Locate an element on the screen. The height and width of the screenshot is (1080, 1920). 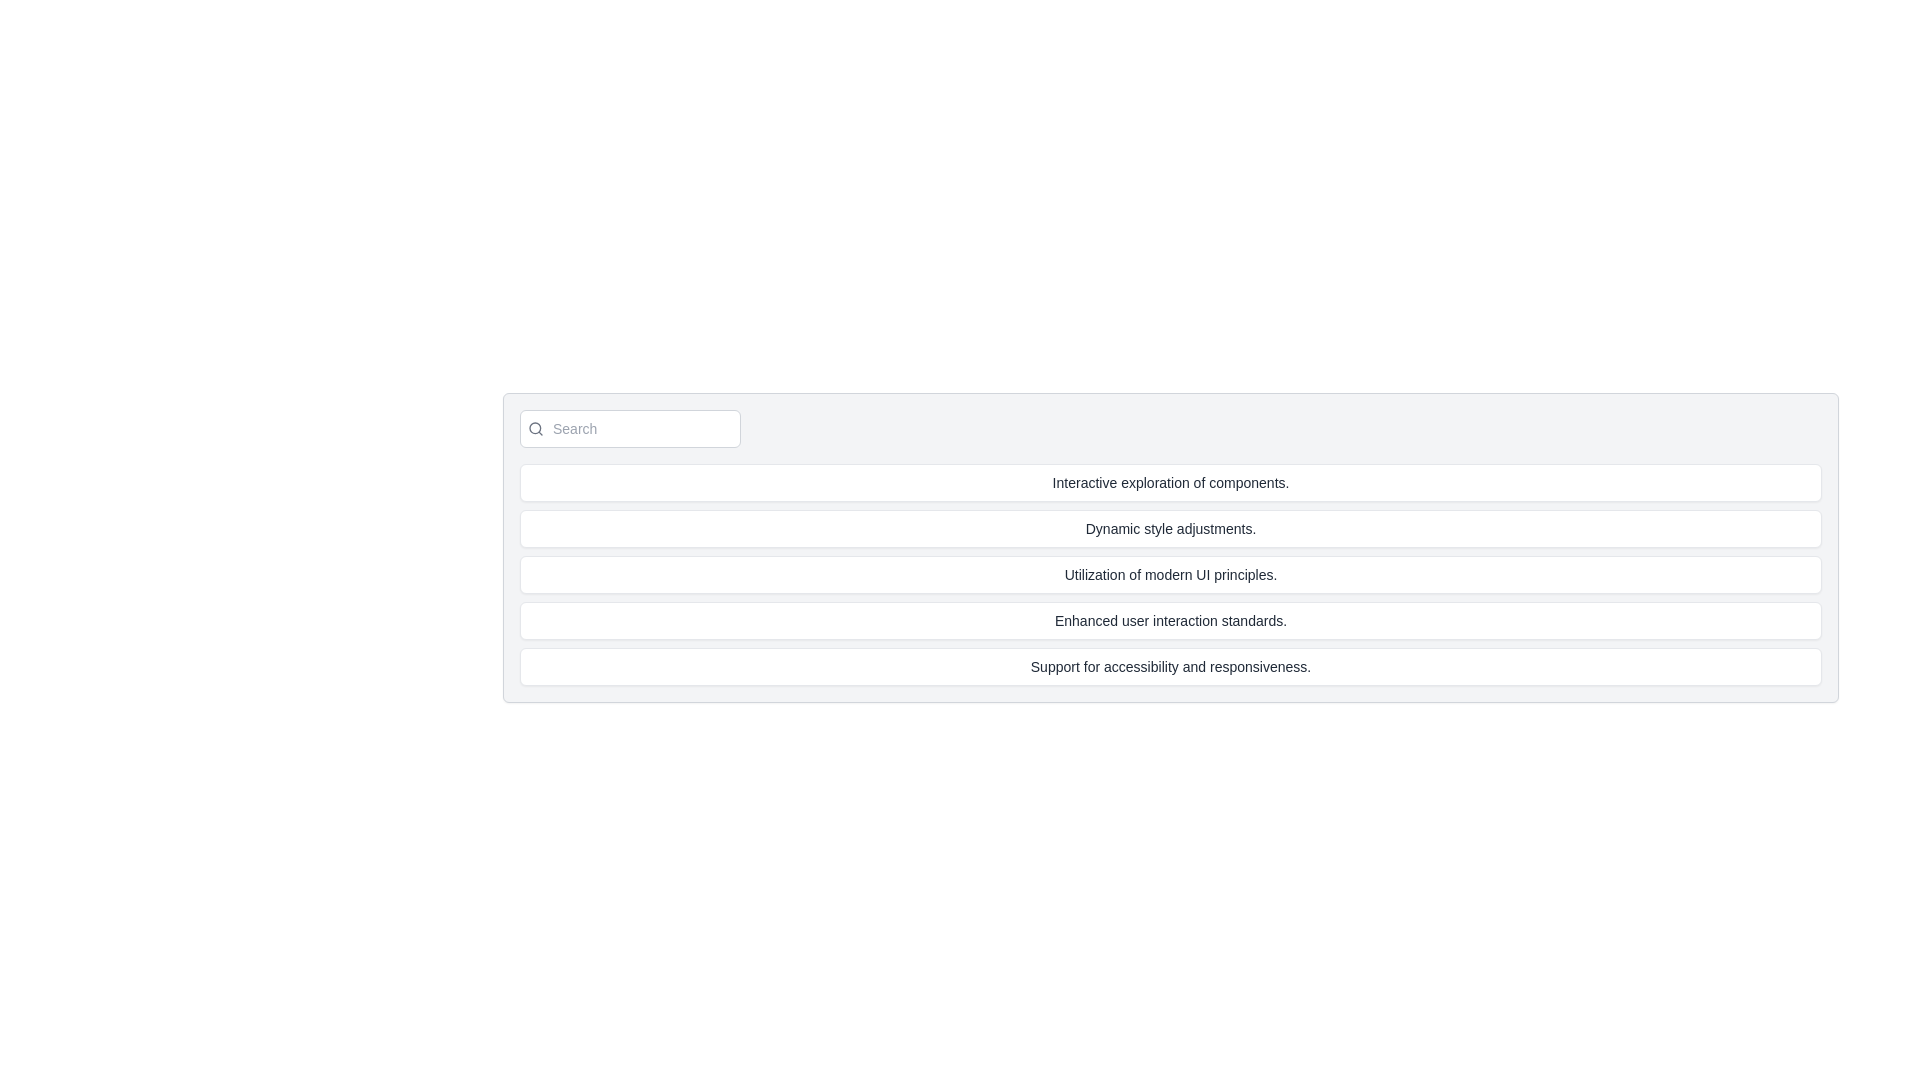
the last character 't' in the word 'standards' within the fourth bullet point labeled 'Enhanced user interaction standards.' is located at coordinates (1229, 620).